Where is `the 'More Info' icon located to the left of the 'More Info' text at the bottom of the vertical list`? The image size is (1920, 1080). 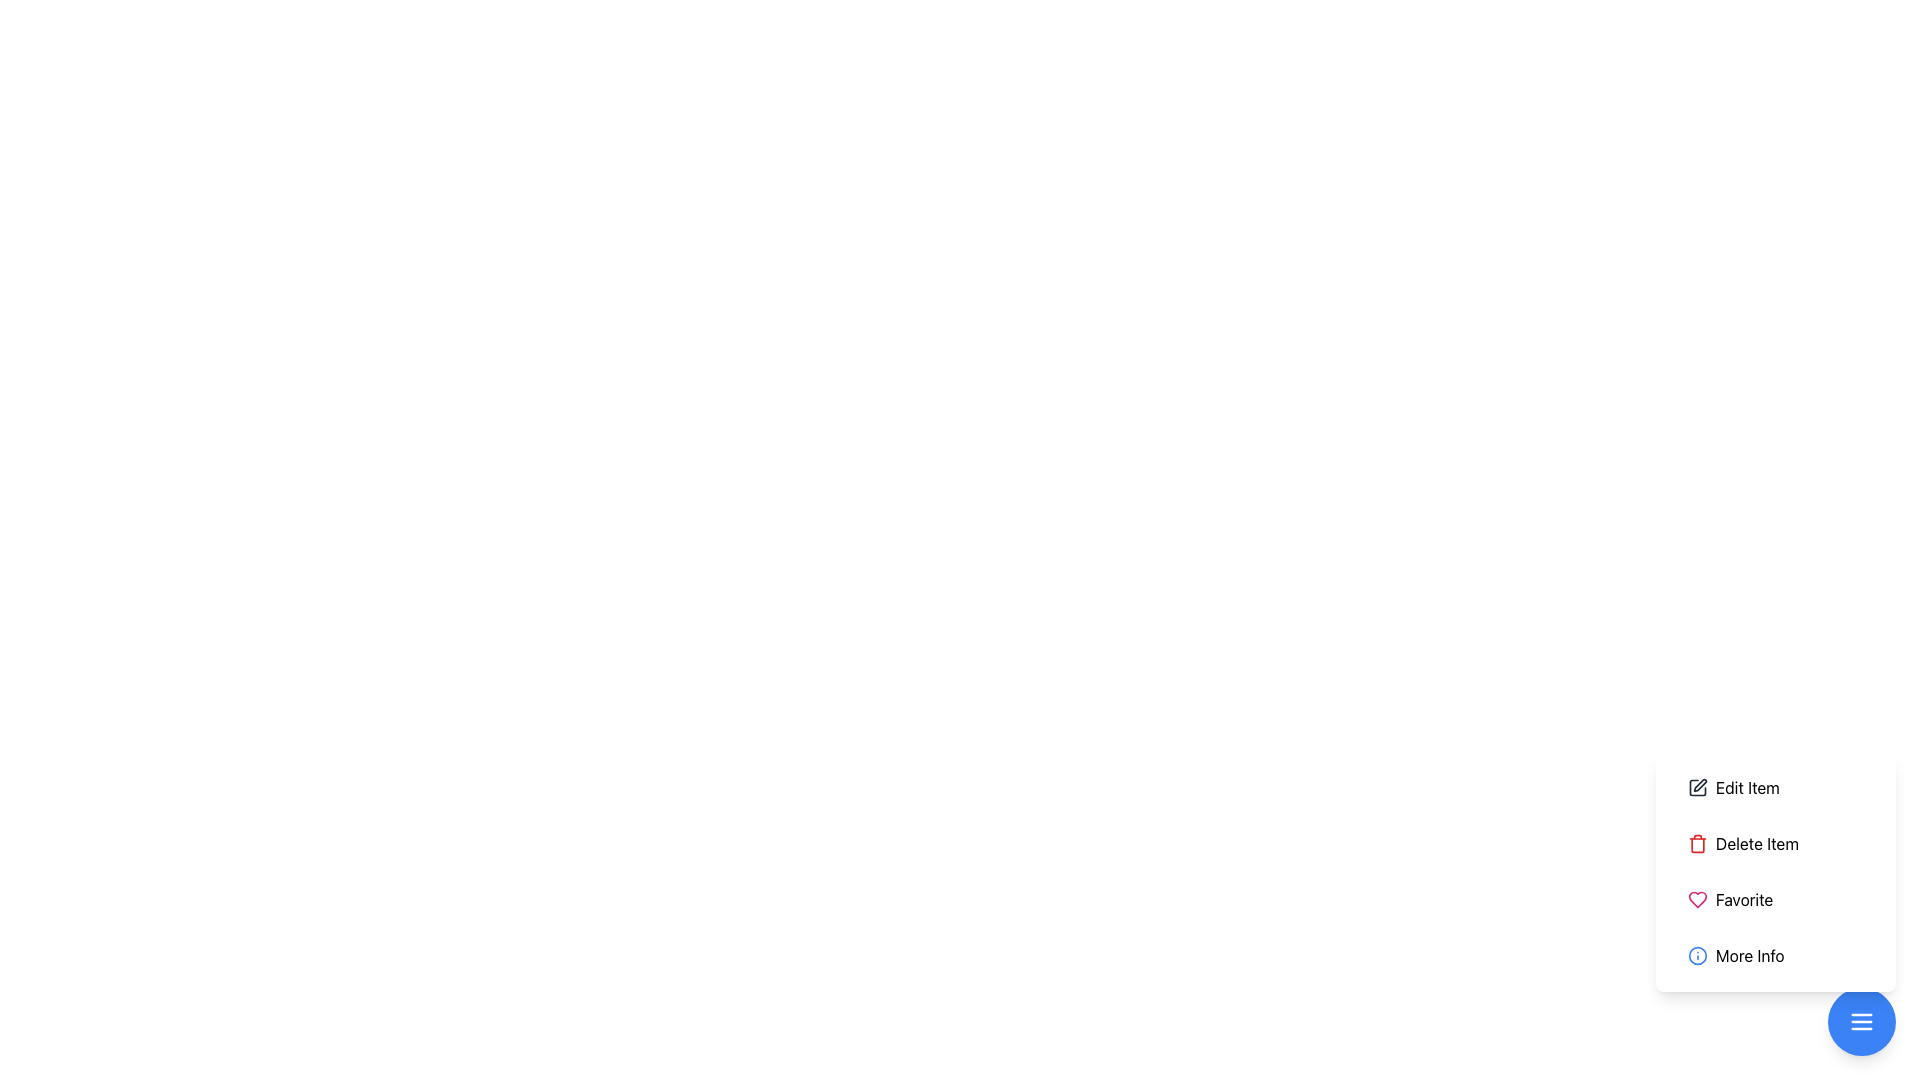
the 'More Info' icon located to the left of the 'More Info' text at the bottom of the vertical list is located at coordinates (1697, 955).